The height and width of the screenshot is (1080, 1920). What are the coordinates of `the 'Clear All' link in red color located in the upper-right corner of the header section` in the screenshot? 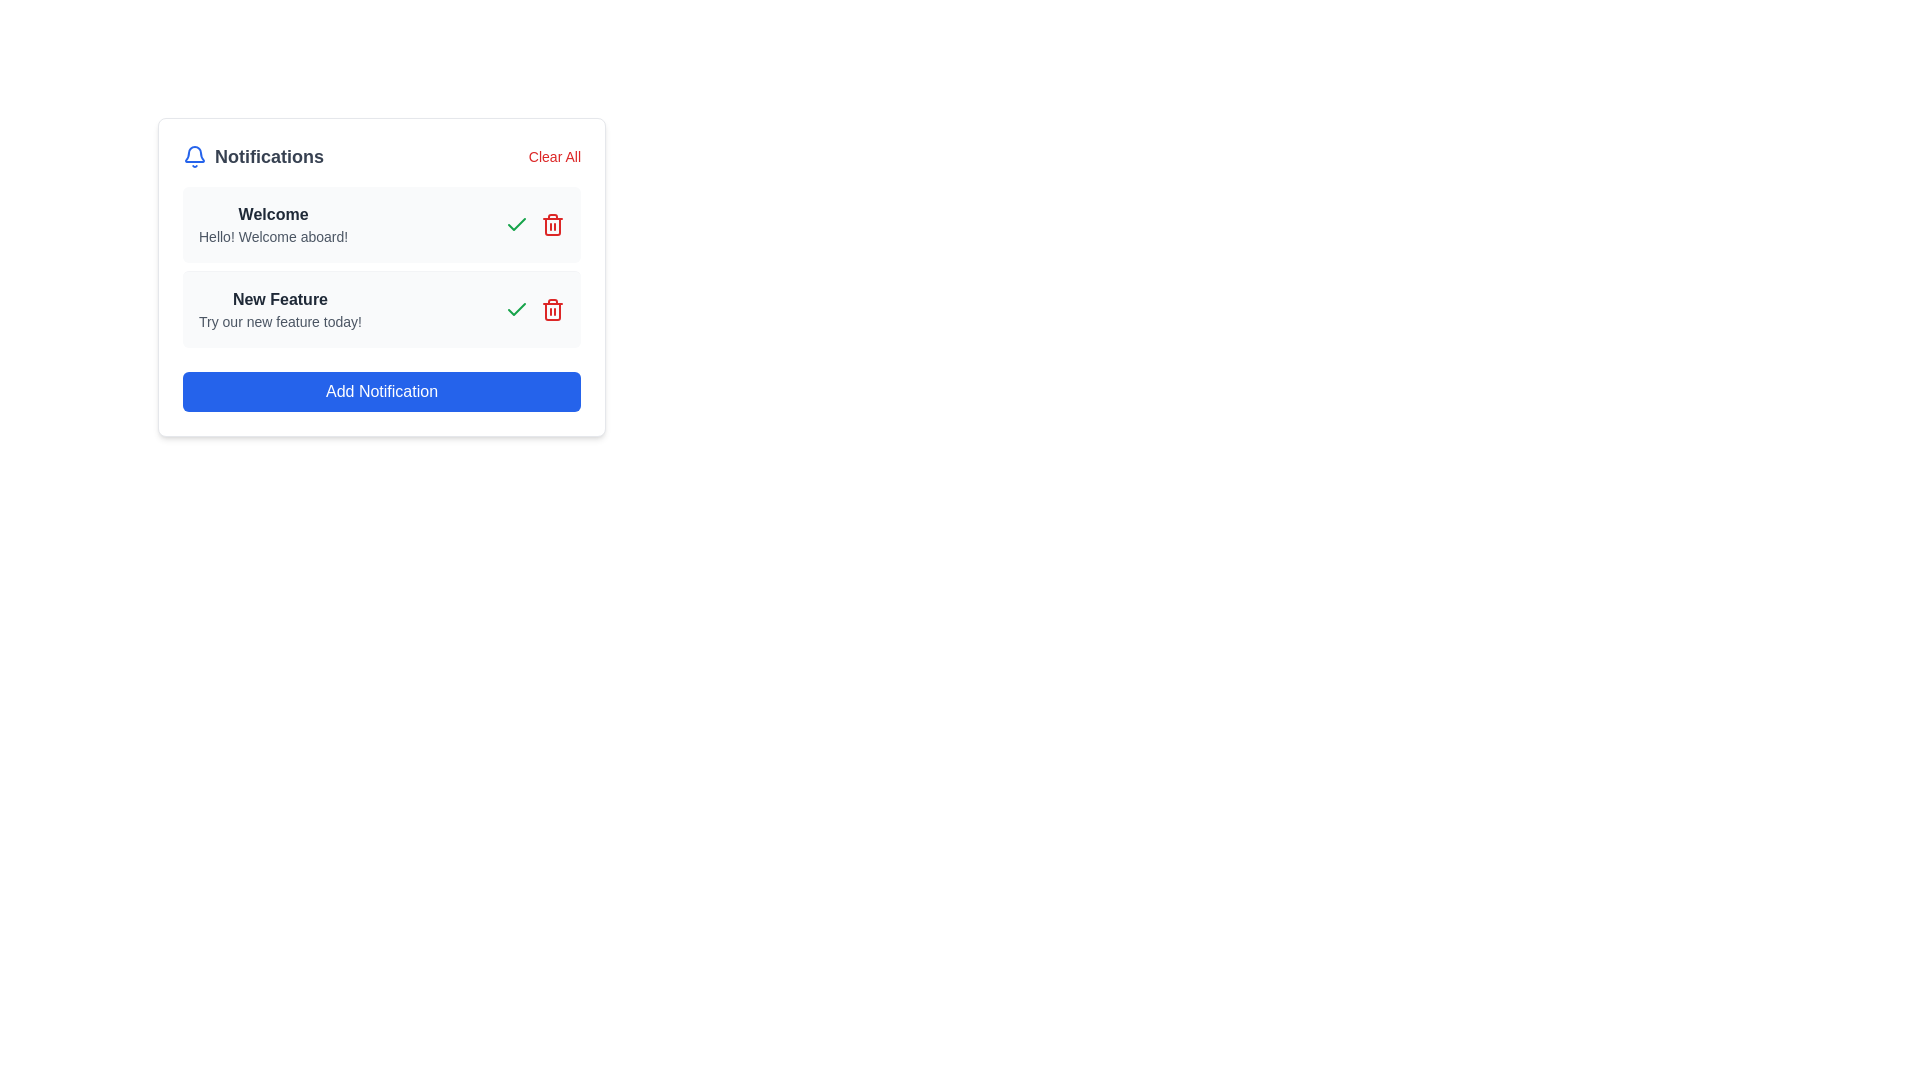 It's located at (554, 156).